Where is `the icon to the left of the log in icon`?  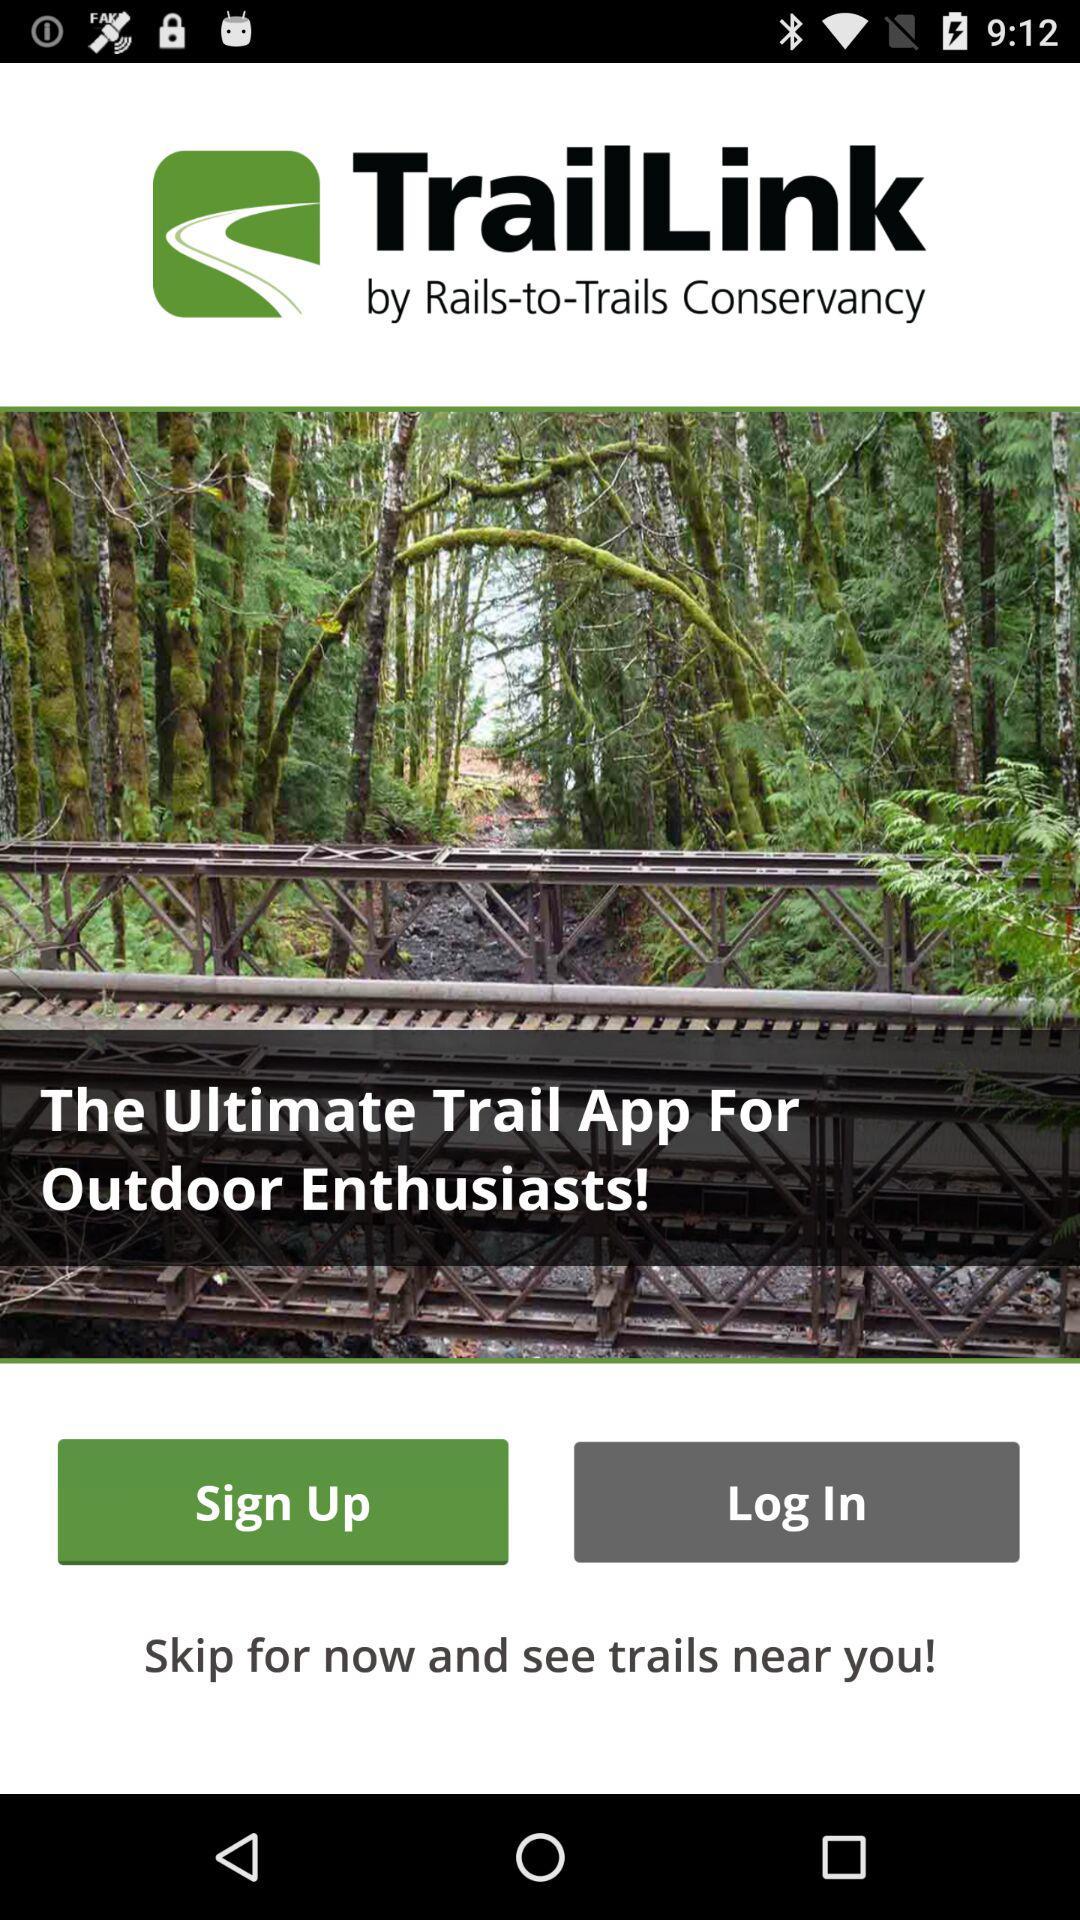
the icon to the left of the log in icon is located at coordinates (283, 1502).